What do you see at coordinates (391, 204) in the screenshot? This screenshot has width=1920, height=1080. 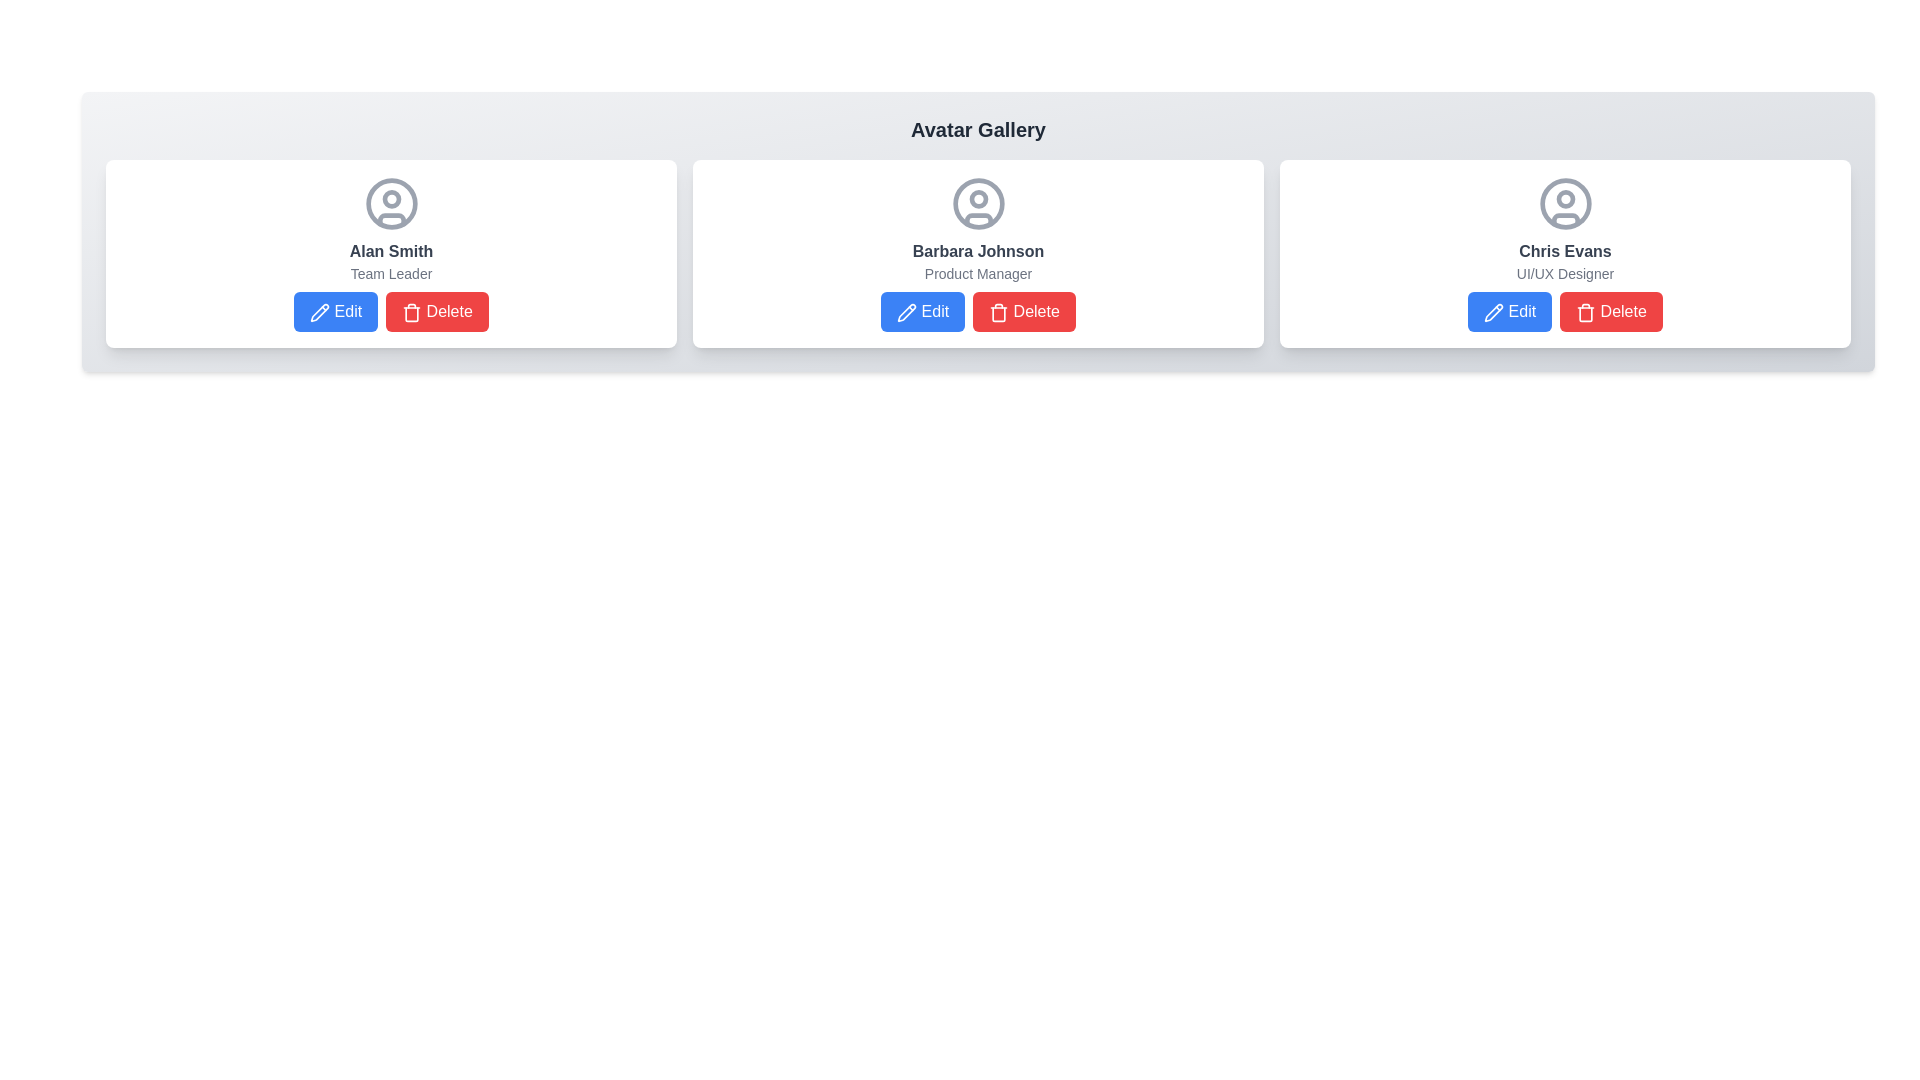 I see `the user avatar icon for 'Alan Smith', which is styled in gray and located at the top of the card in the 'Avatar Gallery' section` at bounding box center [391, 204].